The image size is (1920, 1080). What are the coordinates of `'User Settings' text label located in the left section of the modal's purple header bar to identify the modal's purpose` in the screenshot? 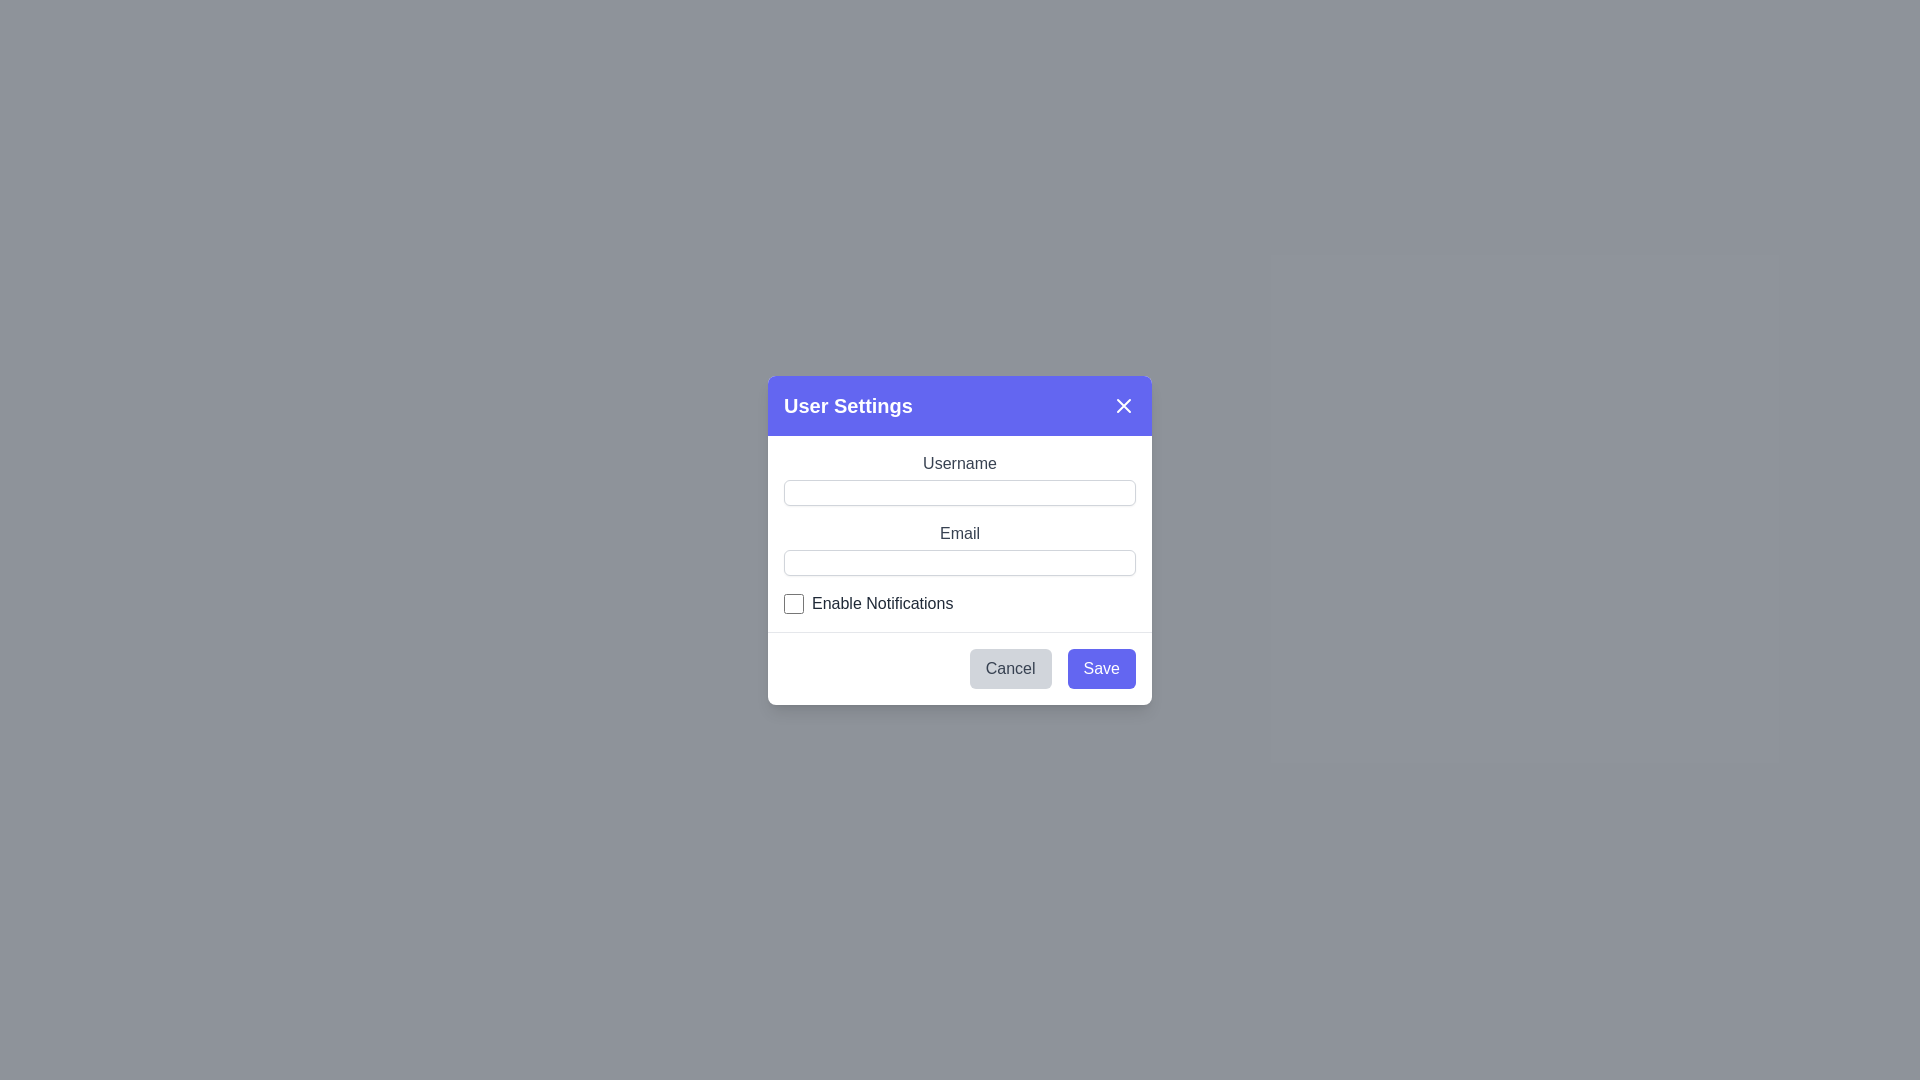 It's located at (848, 405).